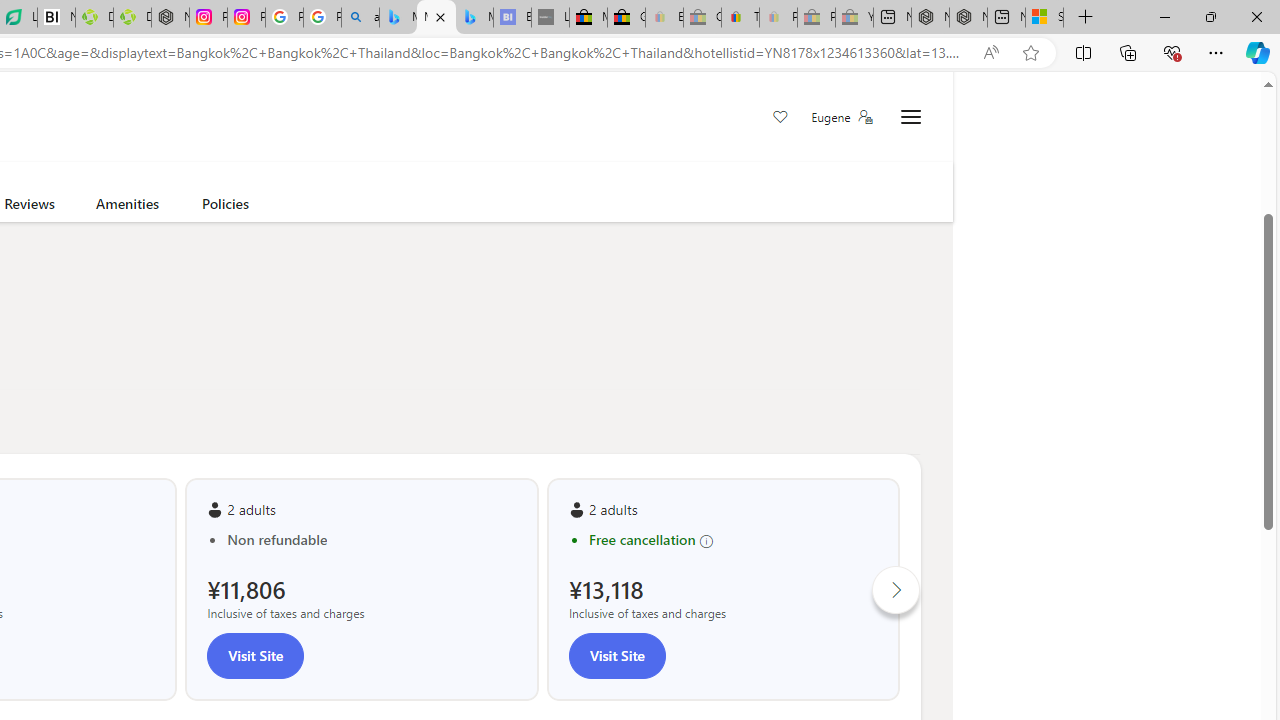 This screenshot has width=1280, height=720. Describe the element at coordinates (895, 588) in the screenshot. I see `'Click to scroll right'` at that location.